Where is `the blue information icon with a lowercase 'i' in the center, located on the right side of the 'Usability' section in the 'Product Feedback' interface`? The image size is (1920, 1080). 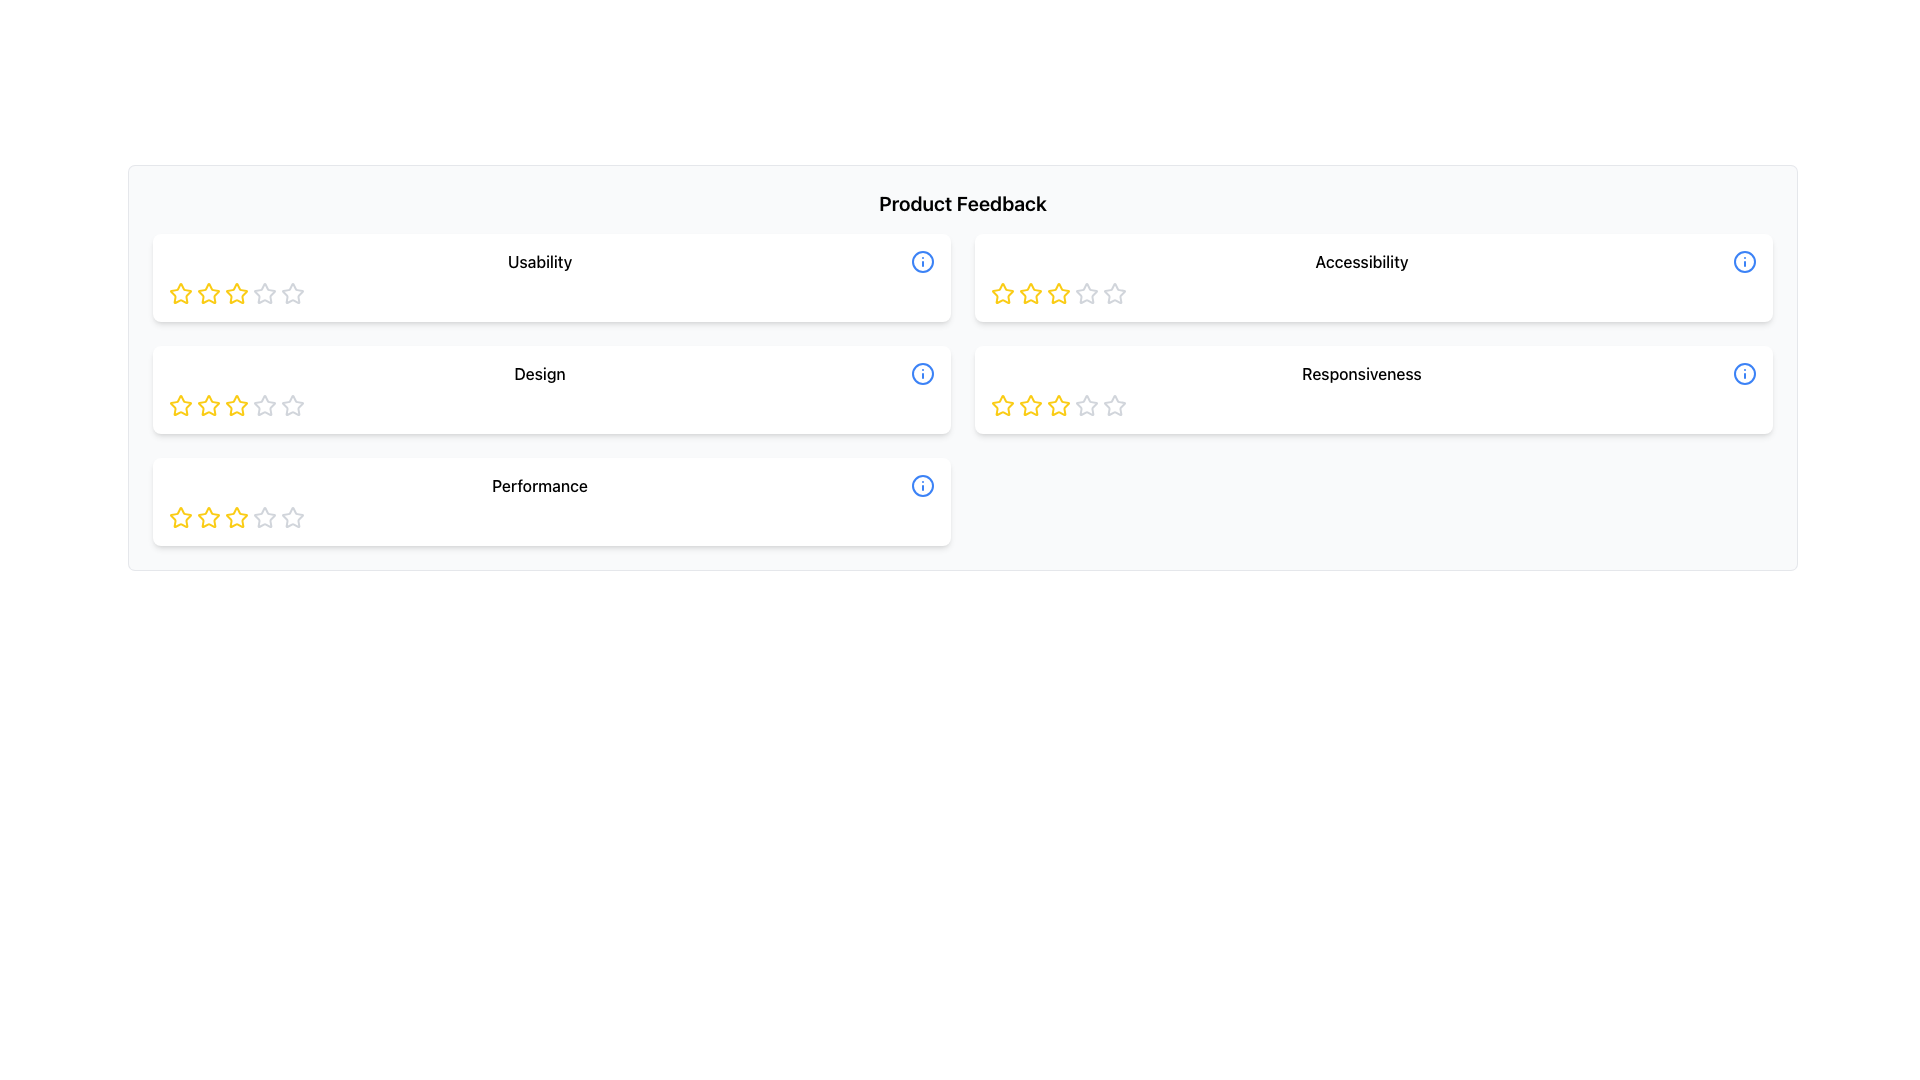
the blue information icon with a lowercase 'i' in the center, located on the right side of the 'Usability' section in the 'Product Feedback' interface is located at coordinates (921, 261).